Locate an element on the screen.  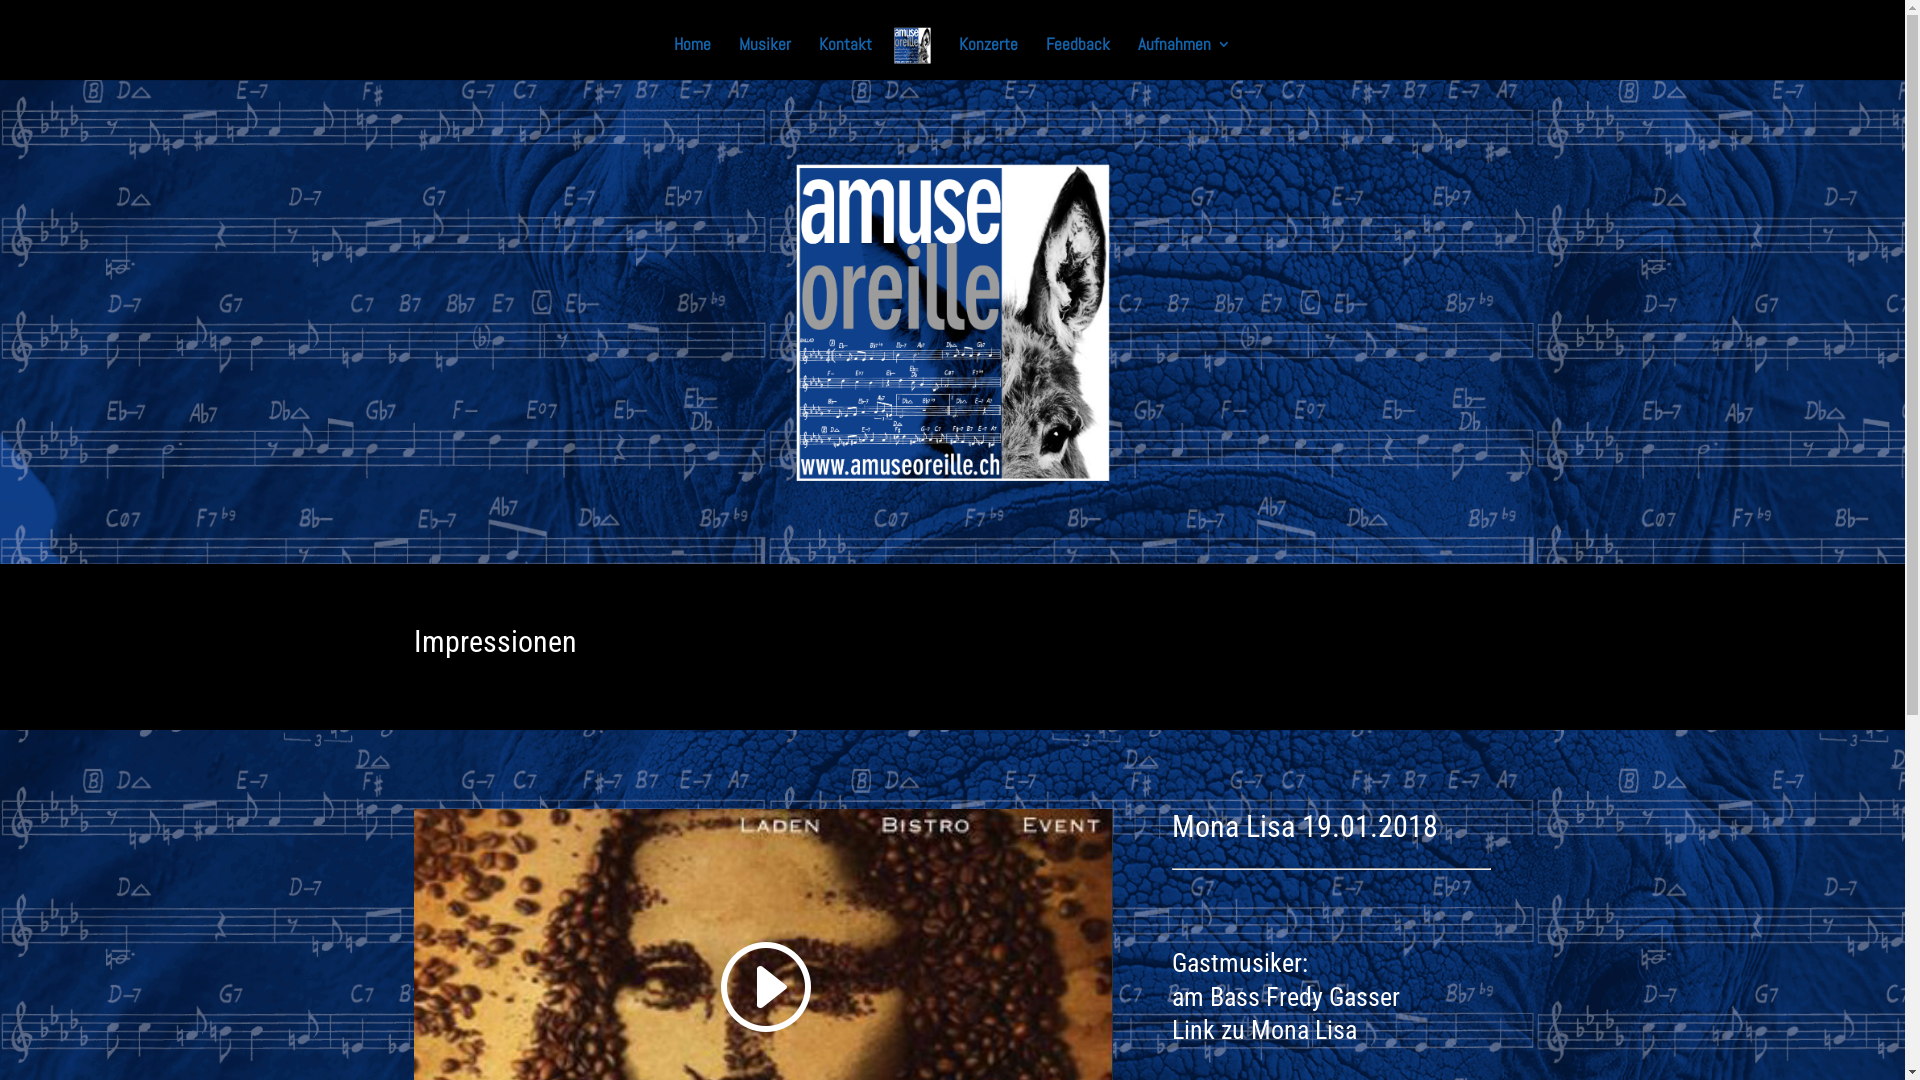
'Aufnahmen' is located at coordinates (1184, 57).